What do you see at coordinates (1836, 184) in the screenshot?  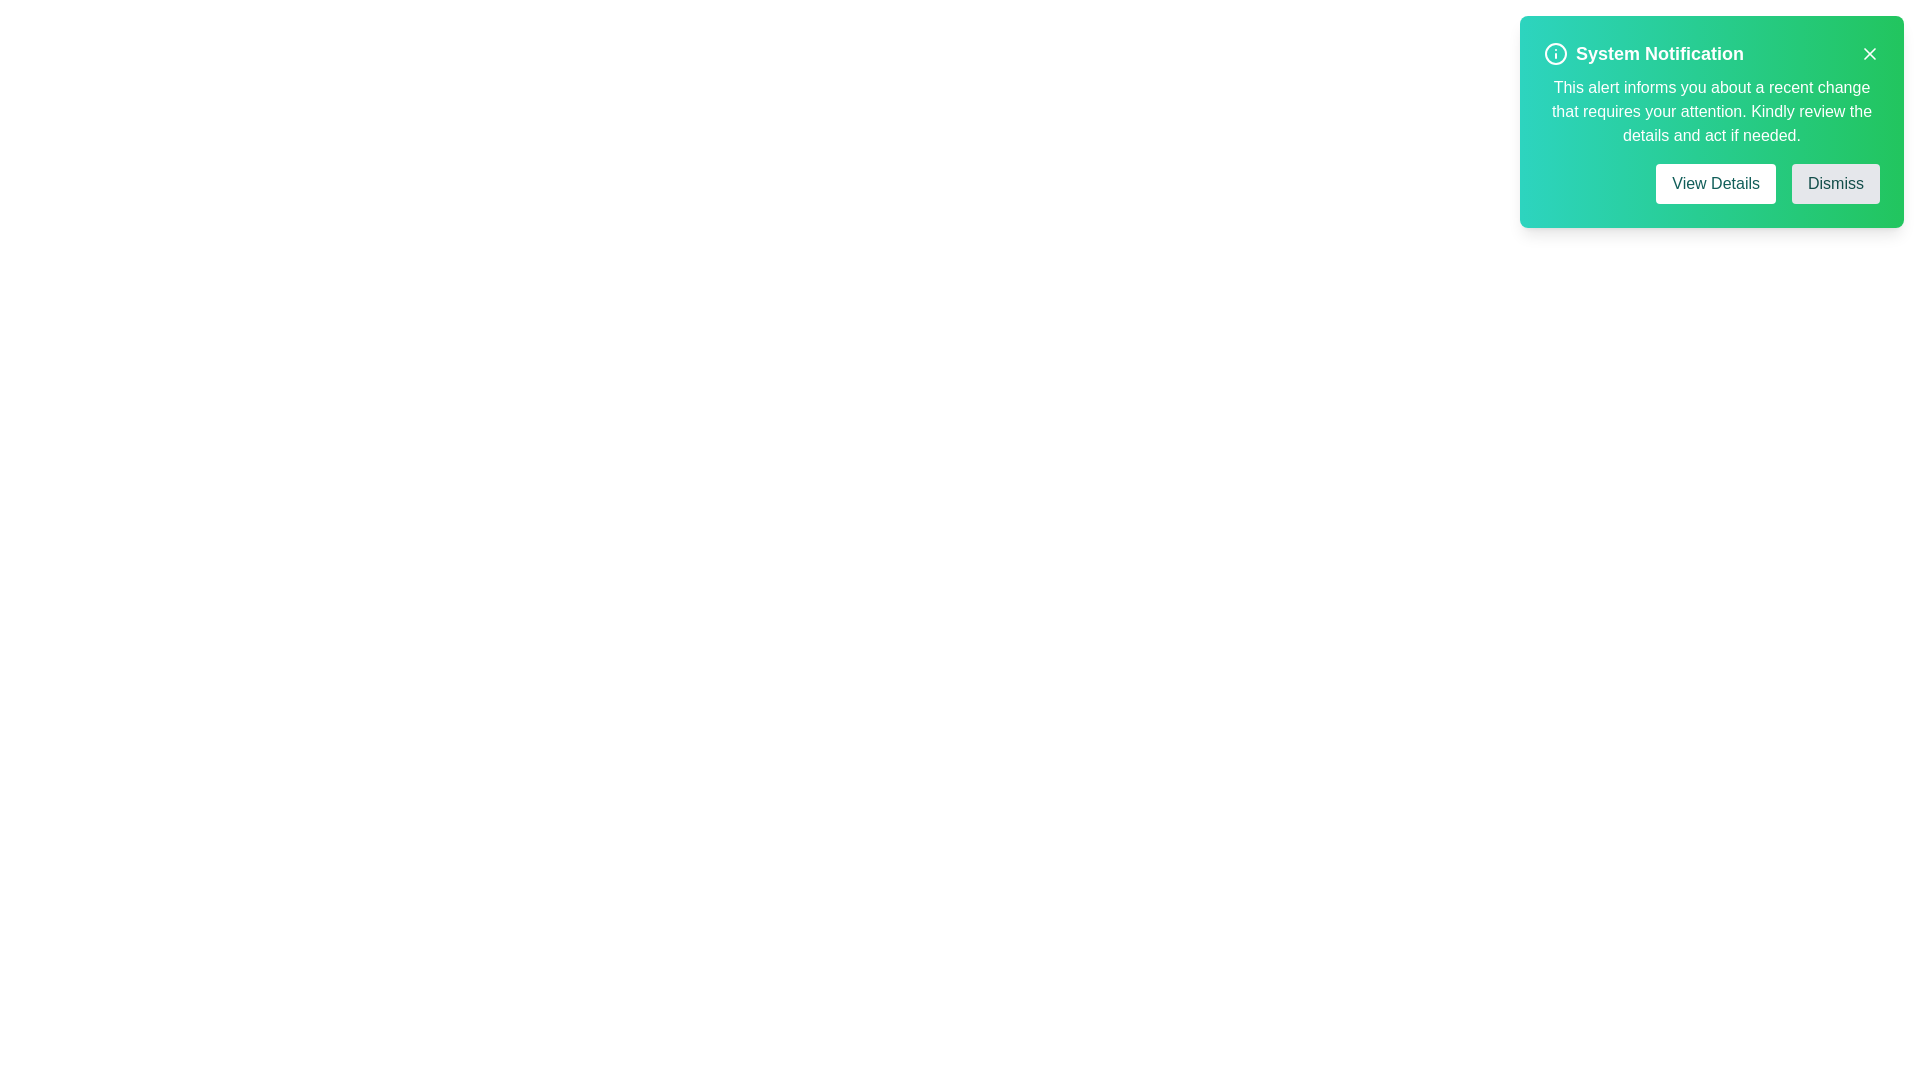 I see `the 'Dismiss' button to close the alert` at bounding box center [1836, 184].